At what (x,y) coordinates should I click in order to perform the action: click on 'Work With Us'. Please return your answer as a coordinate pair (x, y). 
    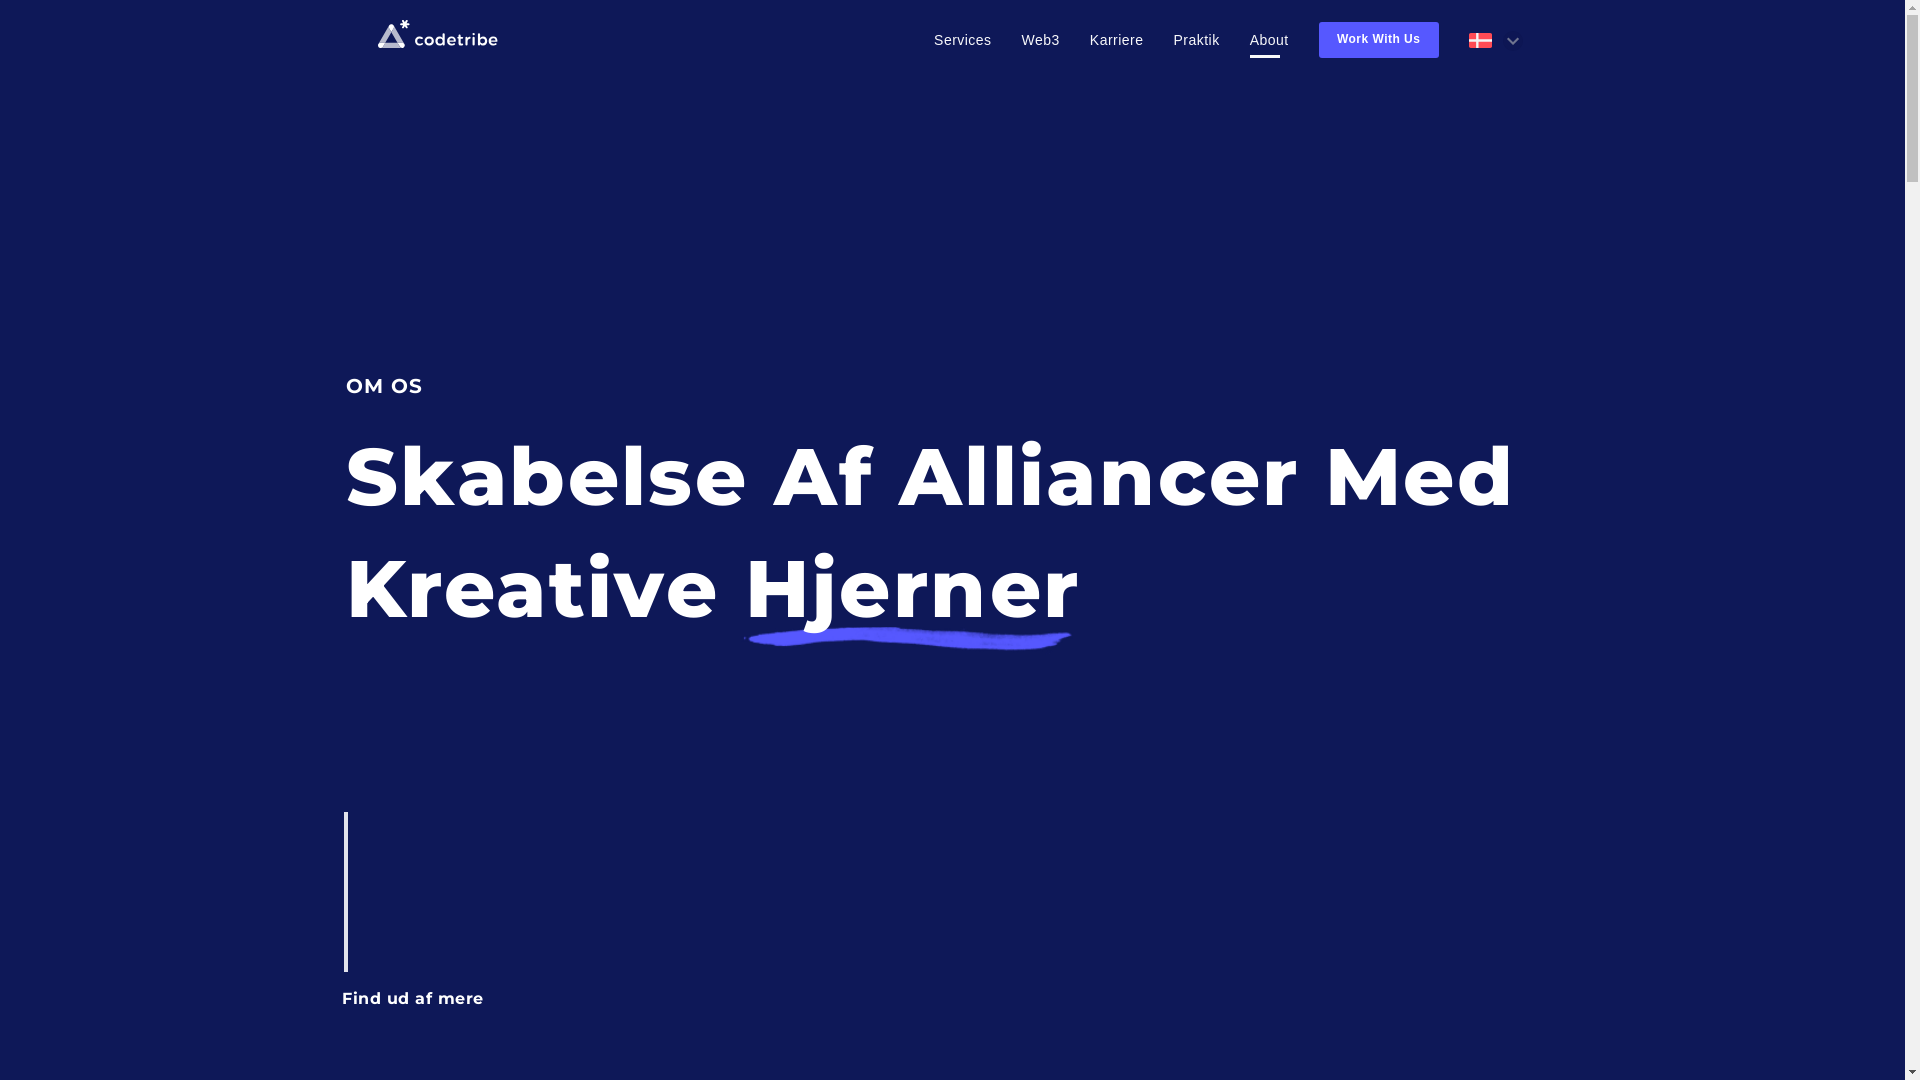
    Looking at the image, I should click on (1377, 39).